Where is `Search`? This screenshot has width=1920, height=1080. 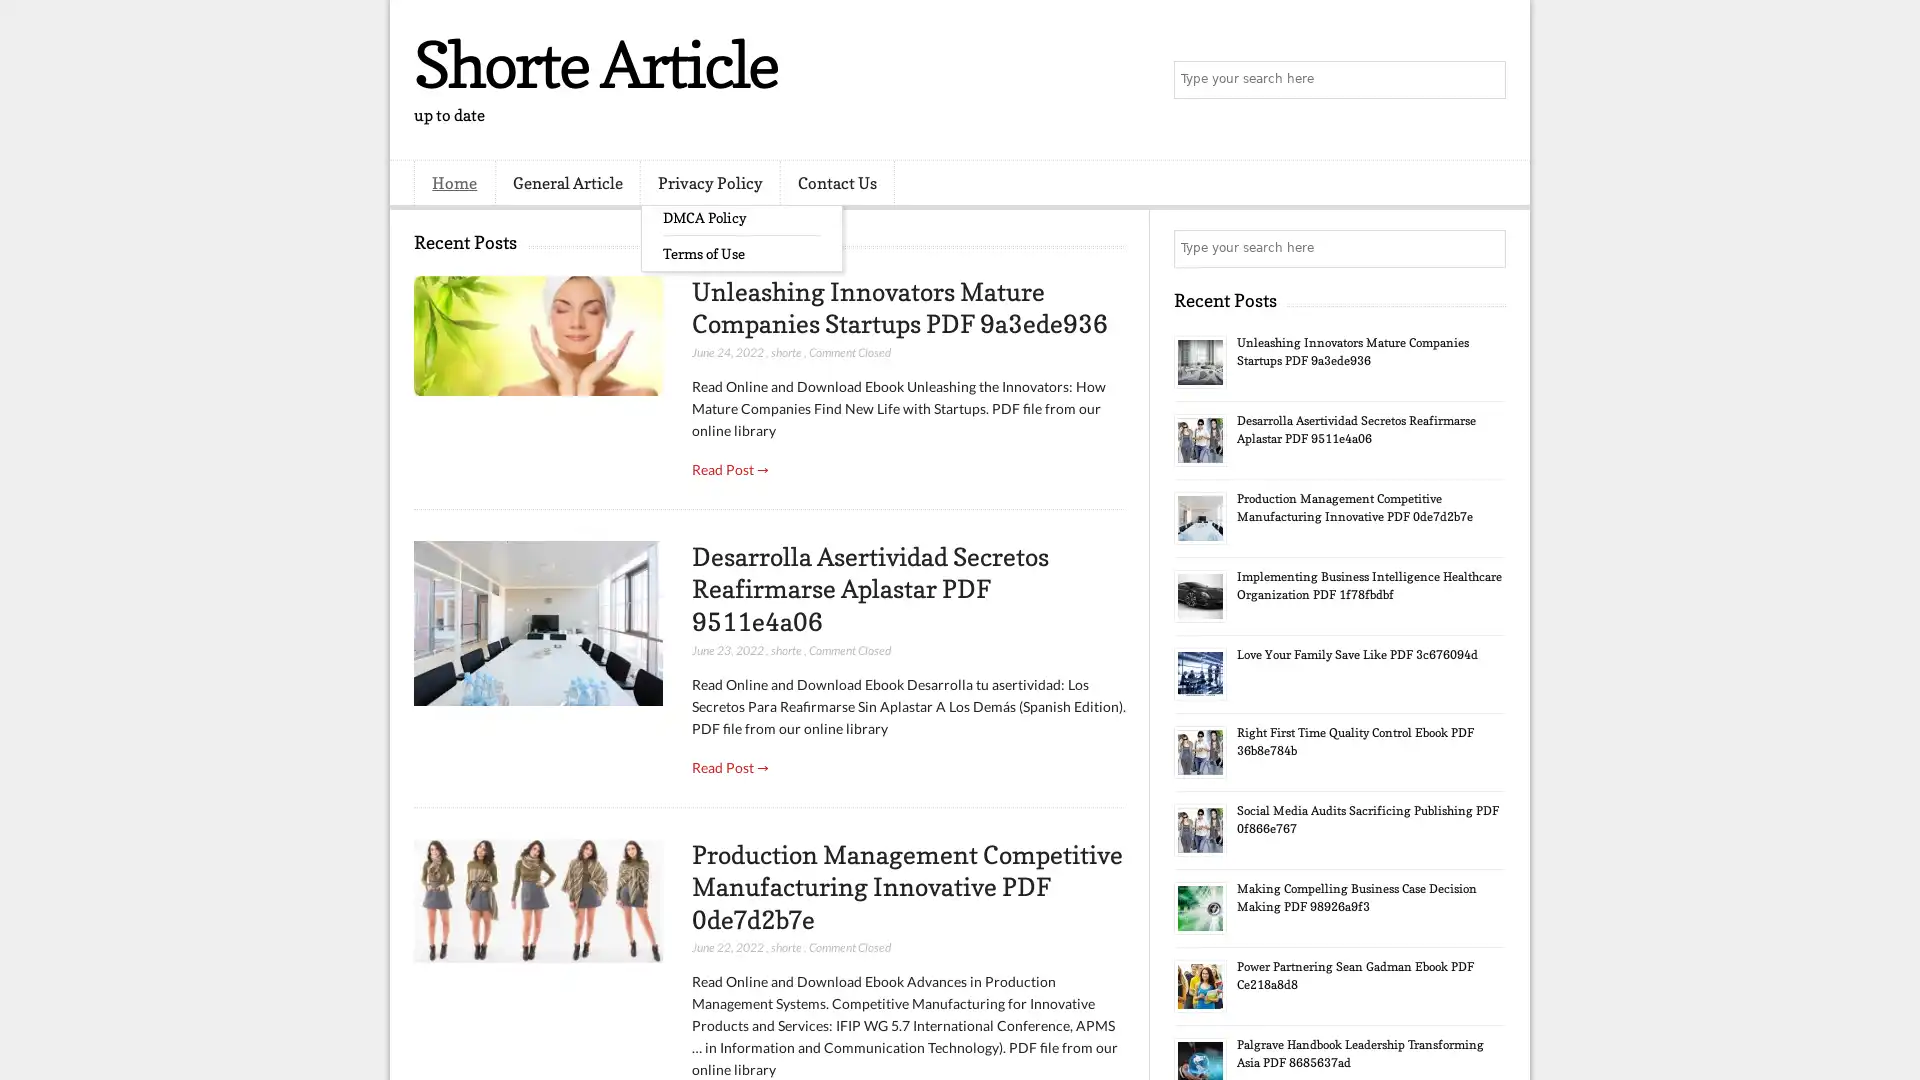 Search is located at coordinates (1485, 248).